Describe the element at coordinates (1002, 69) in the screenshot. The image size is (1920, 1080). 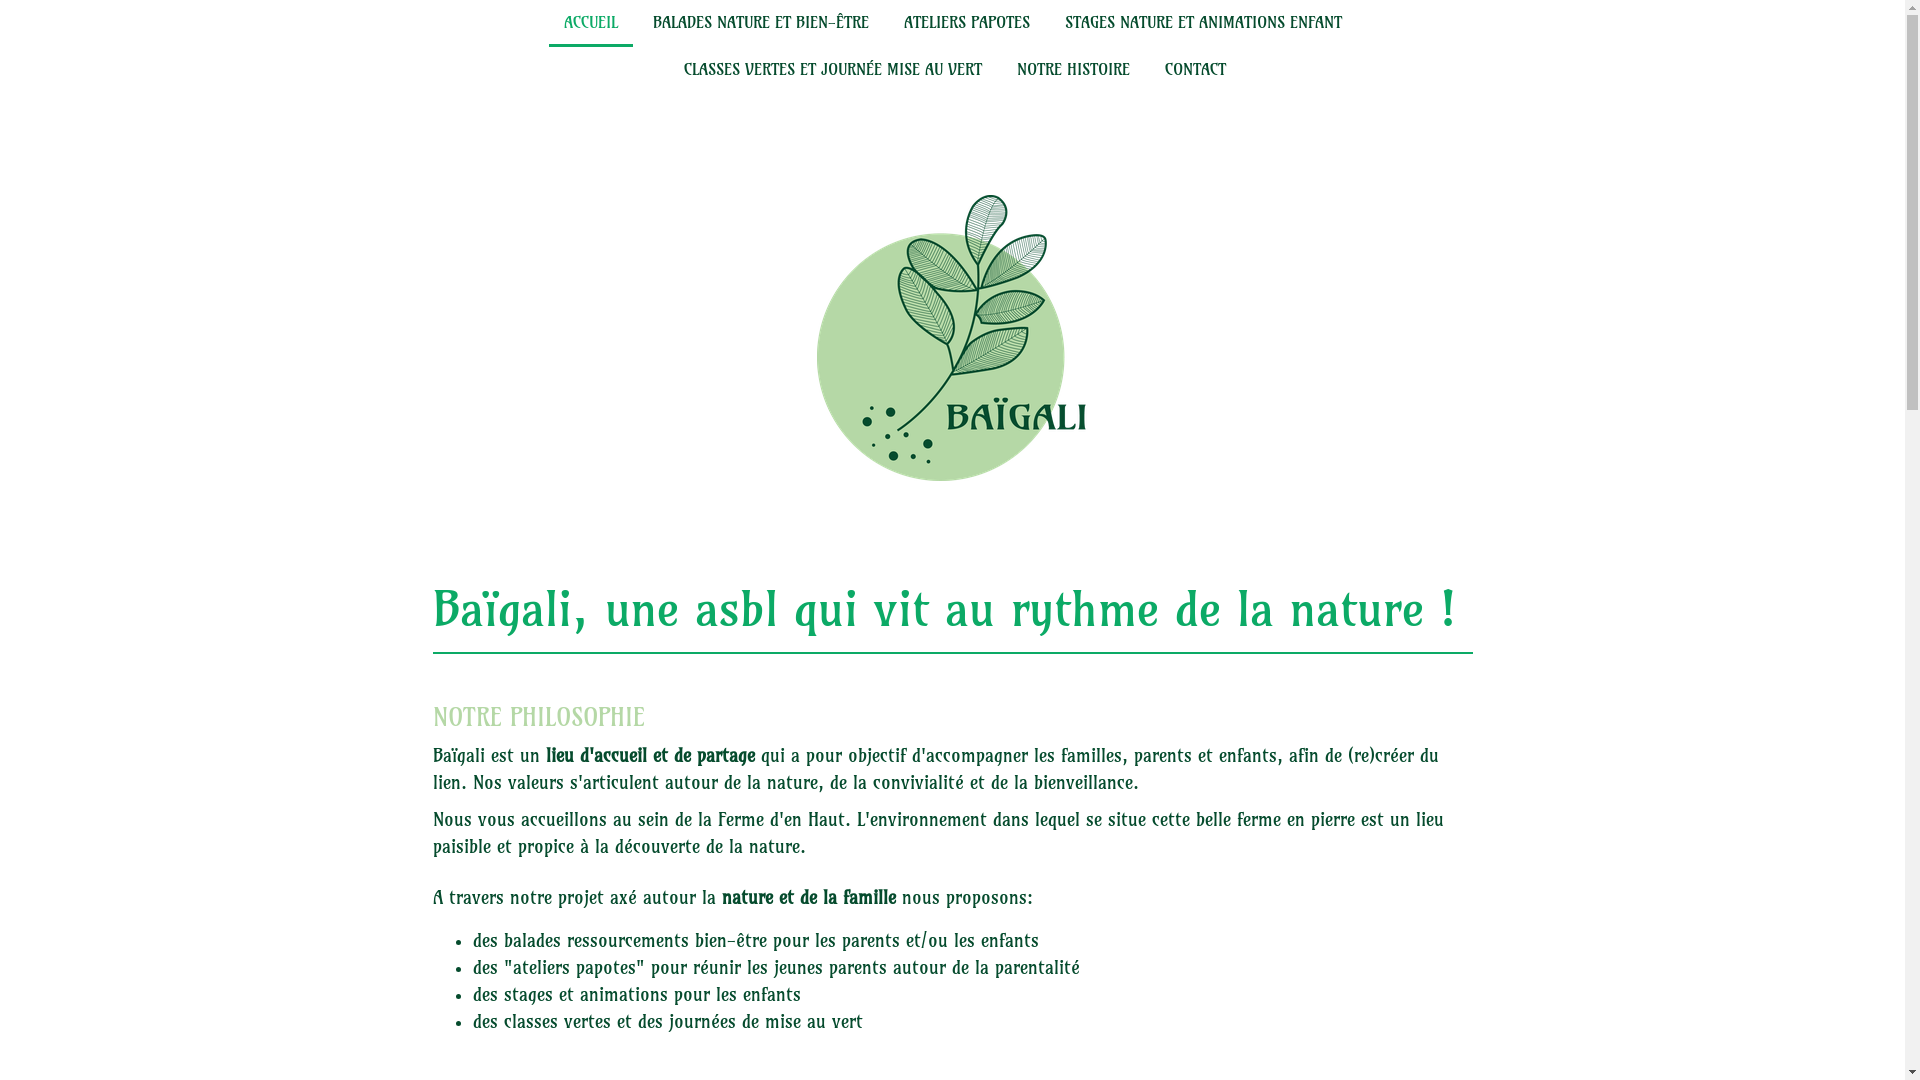
I see `'NOTRE HISTOIRE'` at that location.